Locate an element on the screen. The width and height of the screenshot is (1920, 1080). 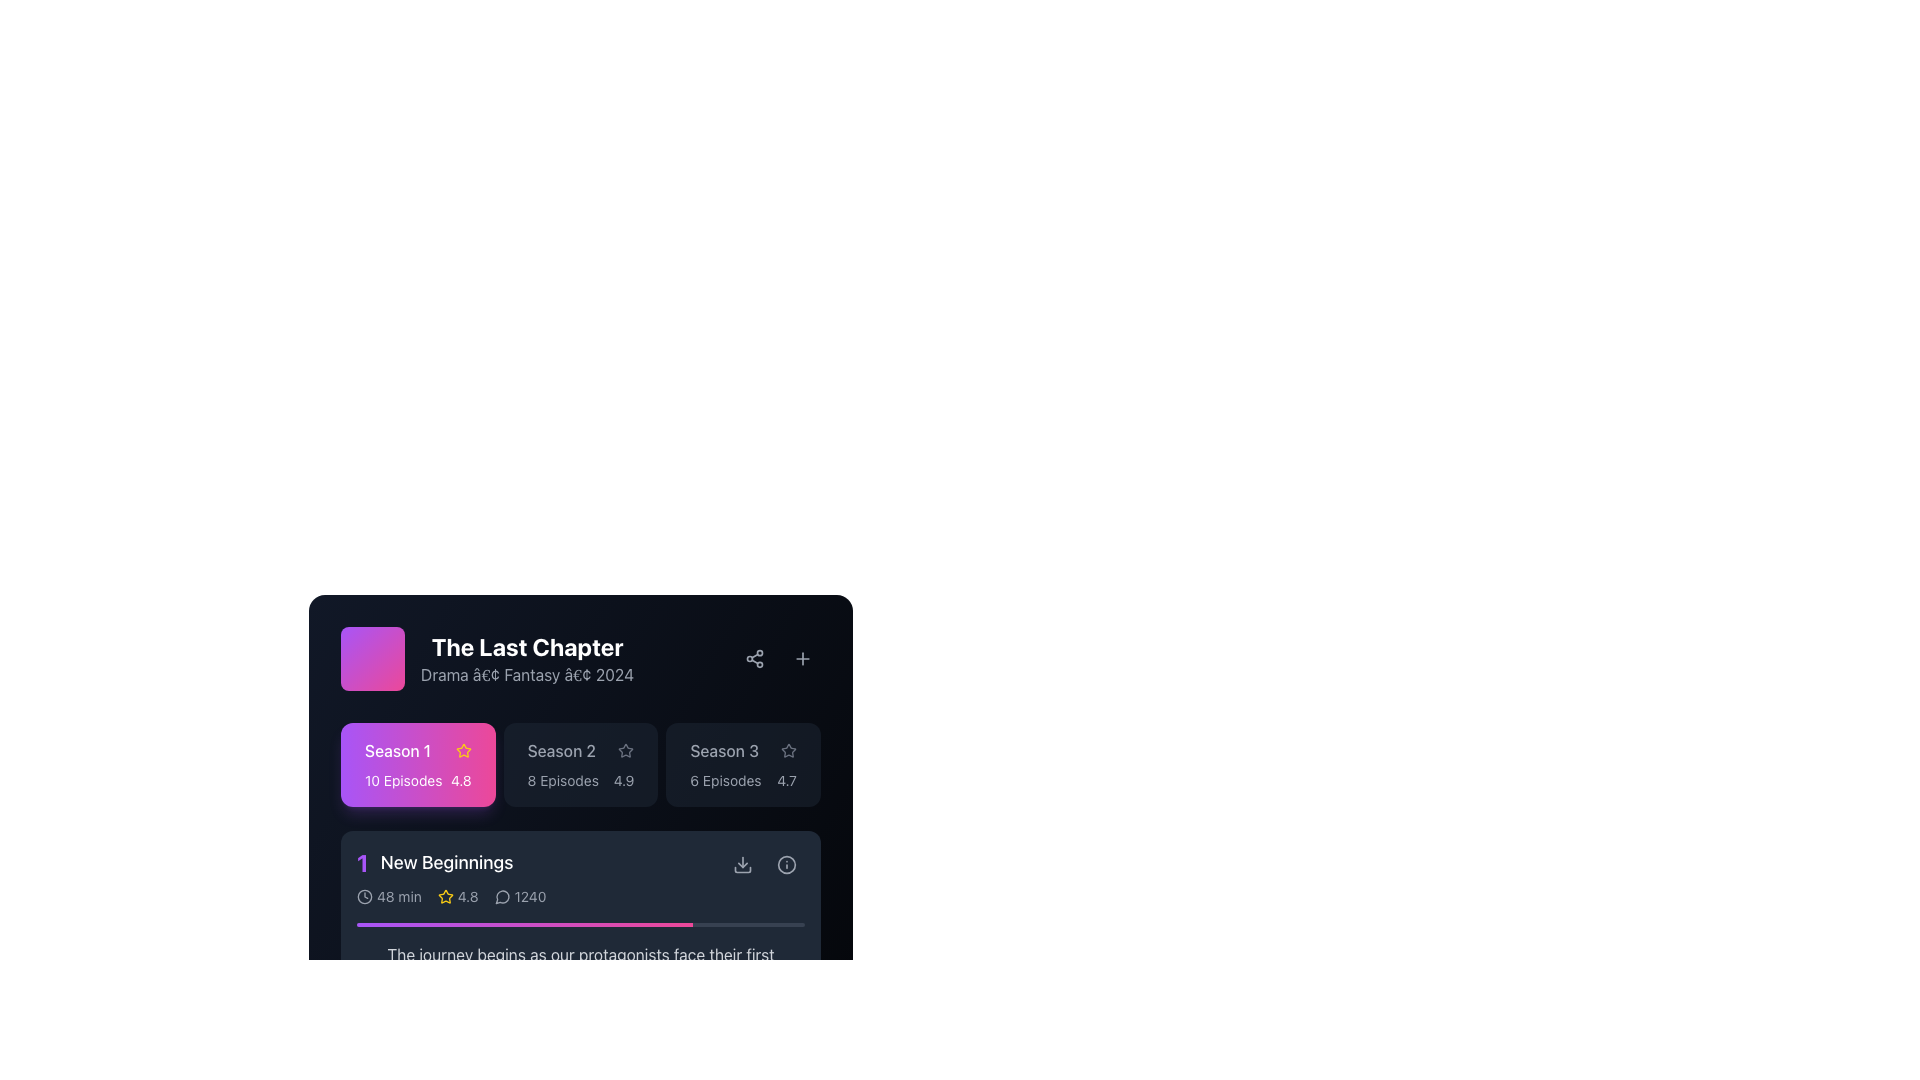
the Text Display element that precedes the text 'New Beginnings', which serves as an identifier or ranking is located at coordinates (362, 862).